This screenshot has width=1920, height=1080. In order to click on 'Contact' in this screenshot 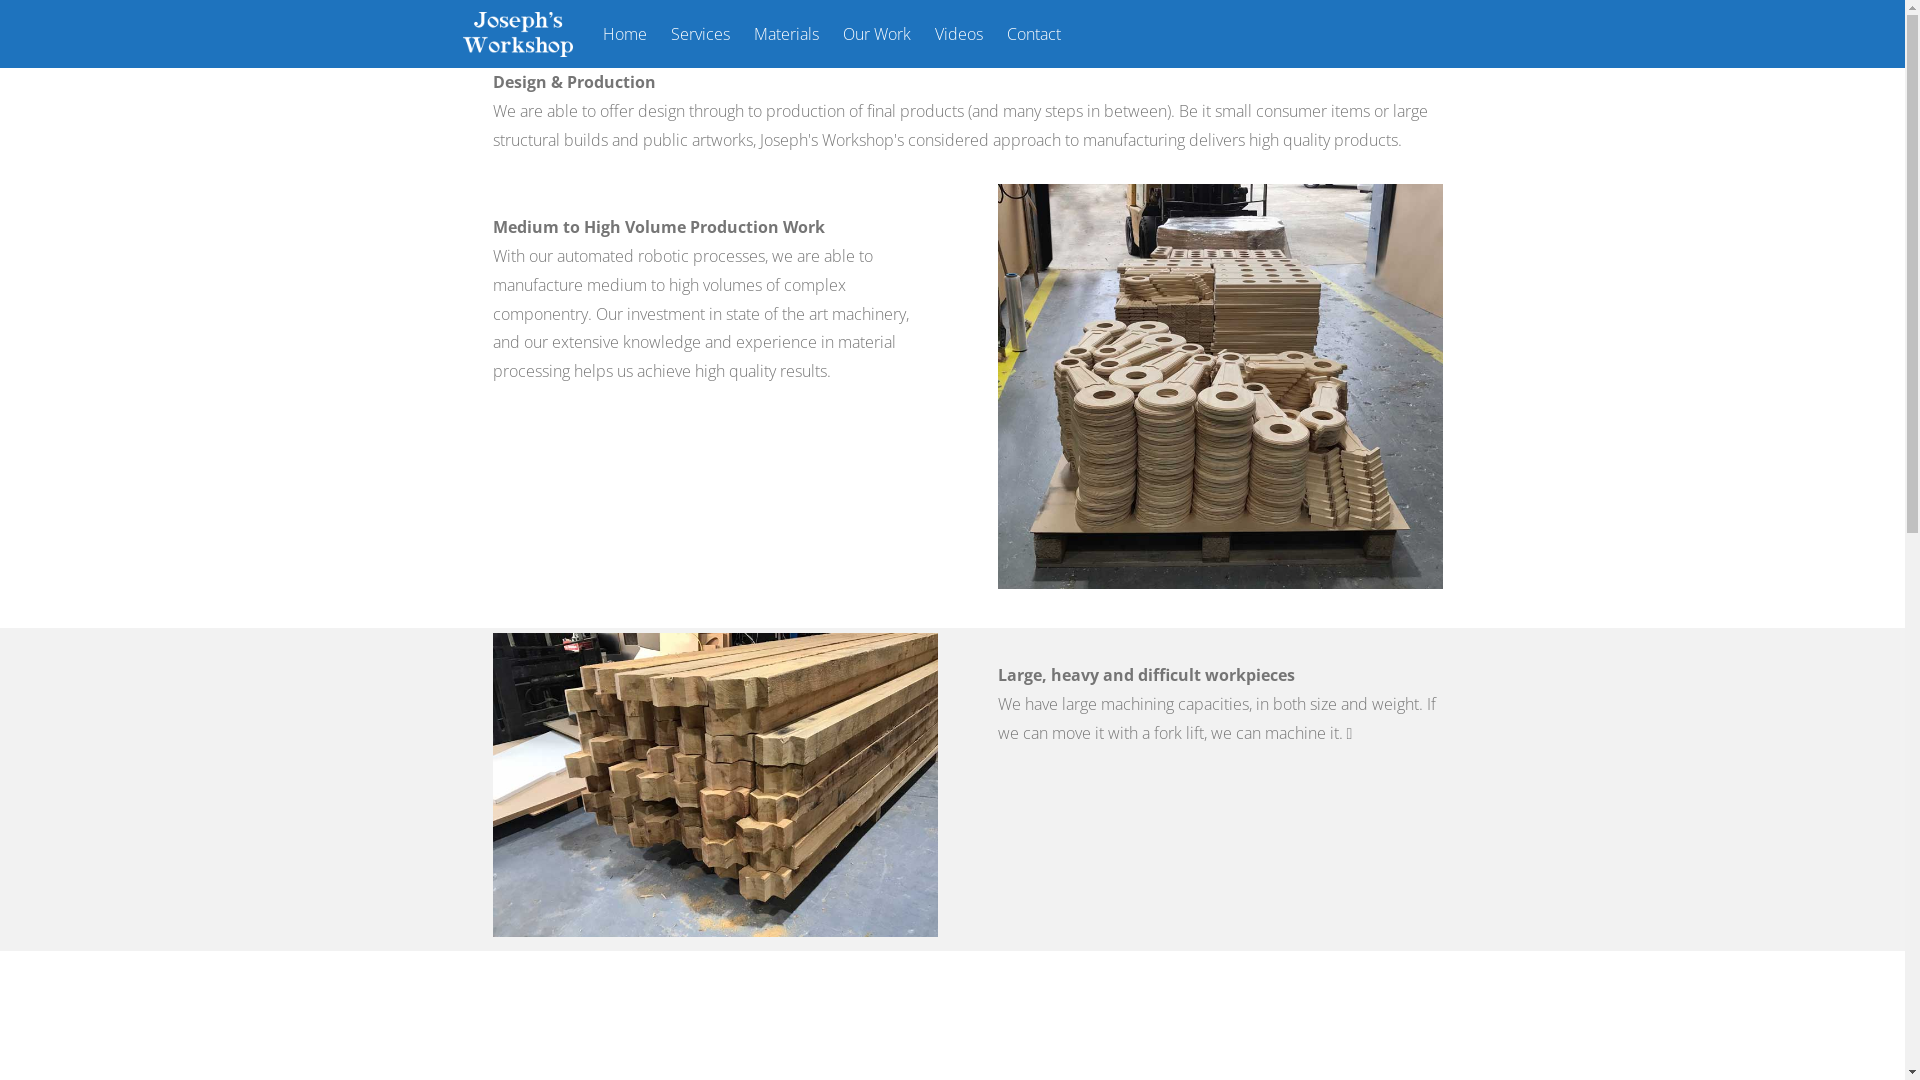, I will do `click(1033, 34)`.